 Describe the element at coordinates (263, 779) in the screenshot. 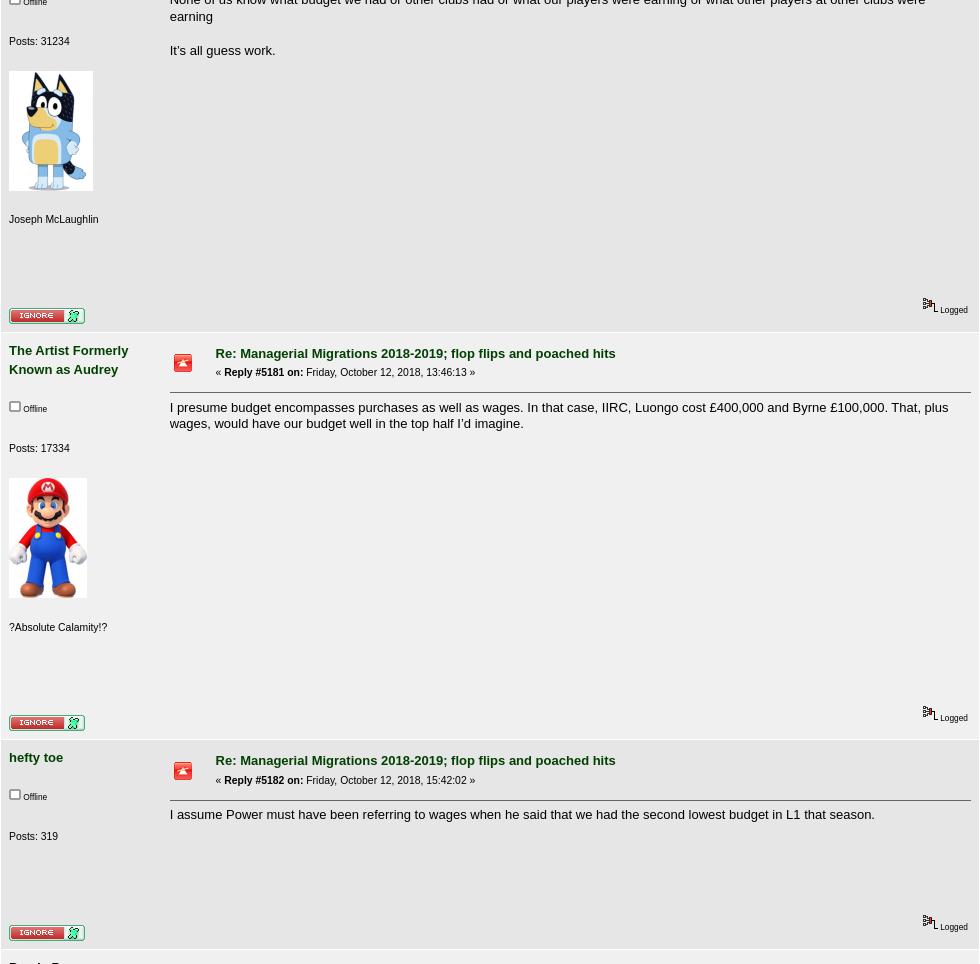

I see `'Reply #5182 on:'` at that location.